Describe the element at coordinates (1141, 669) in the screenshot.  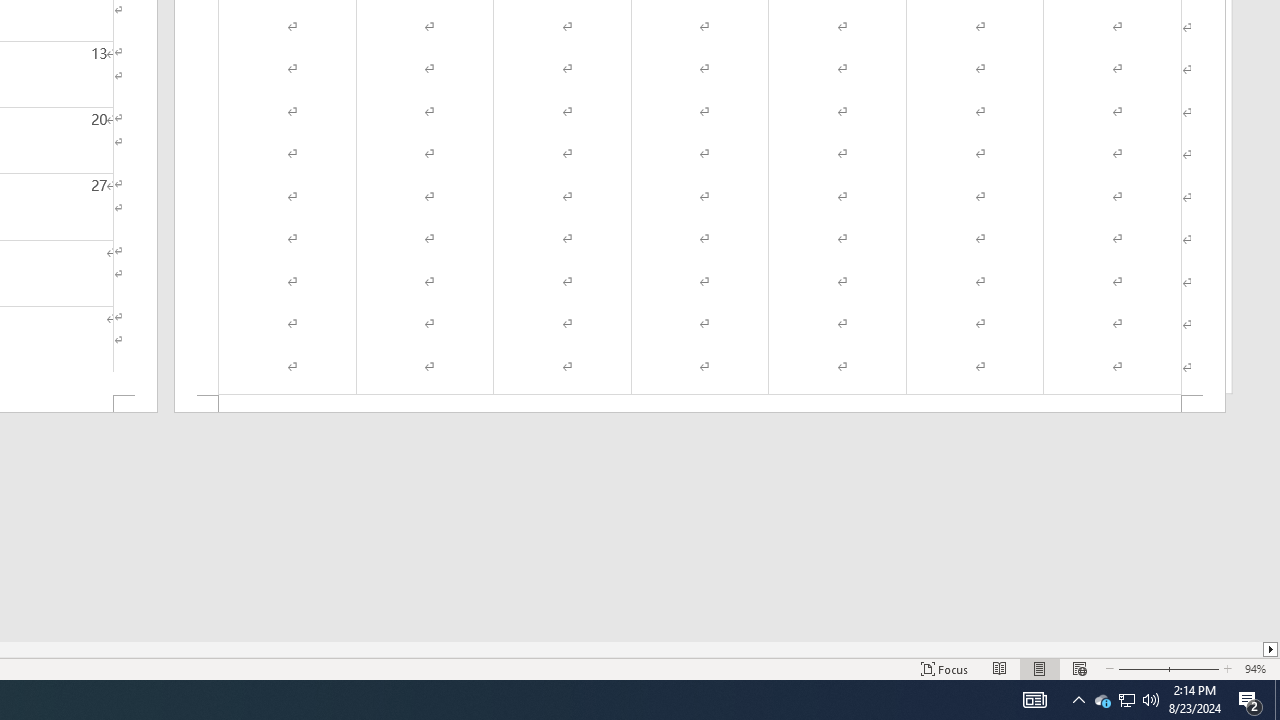
I see `'Zoom Out'` at that location.